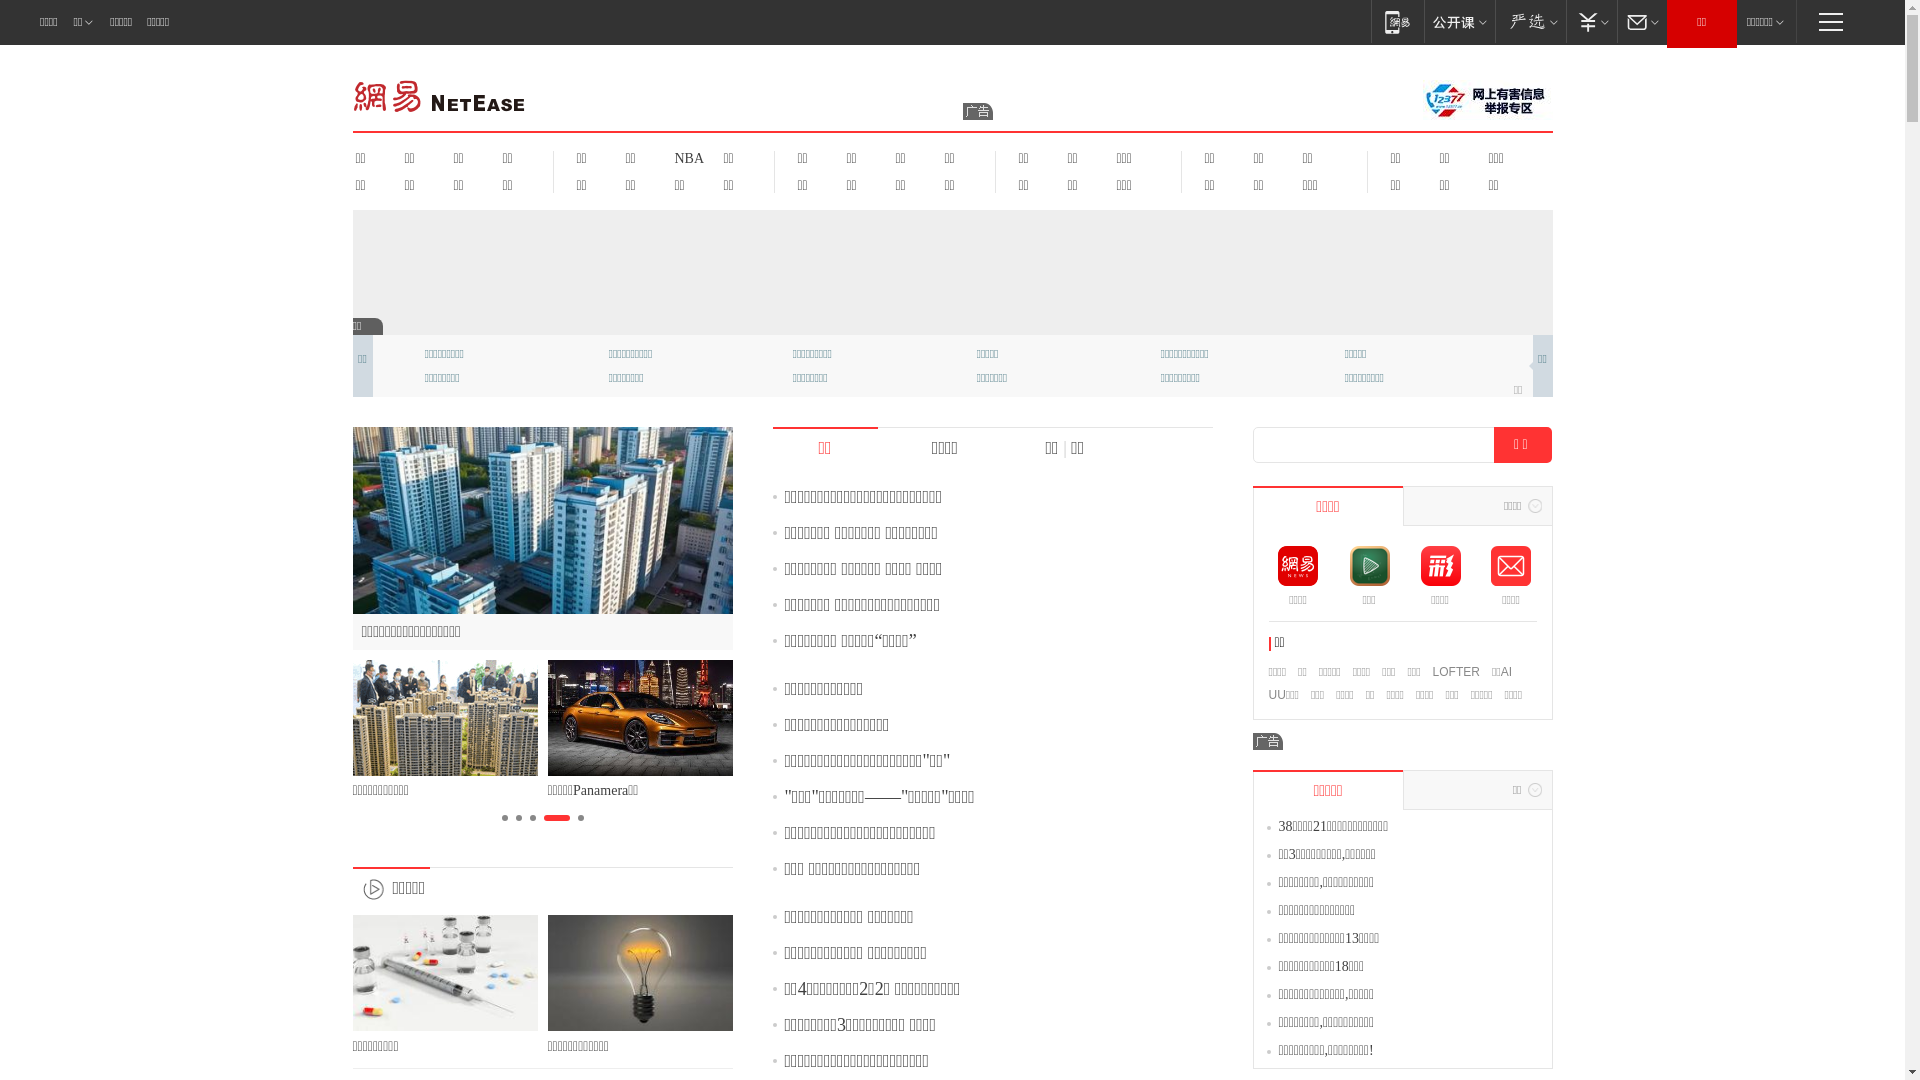 The image size is (1920, 1080). I want to click on 'NBA', so click(662, 157).